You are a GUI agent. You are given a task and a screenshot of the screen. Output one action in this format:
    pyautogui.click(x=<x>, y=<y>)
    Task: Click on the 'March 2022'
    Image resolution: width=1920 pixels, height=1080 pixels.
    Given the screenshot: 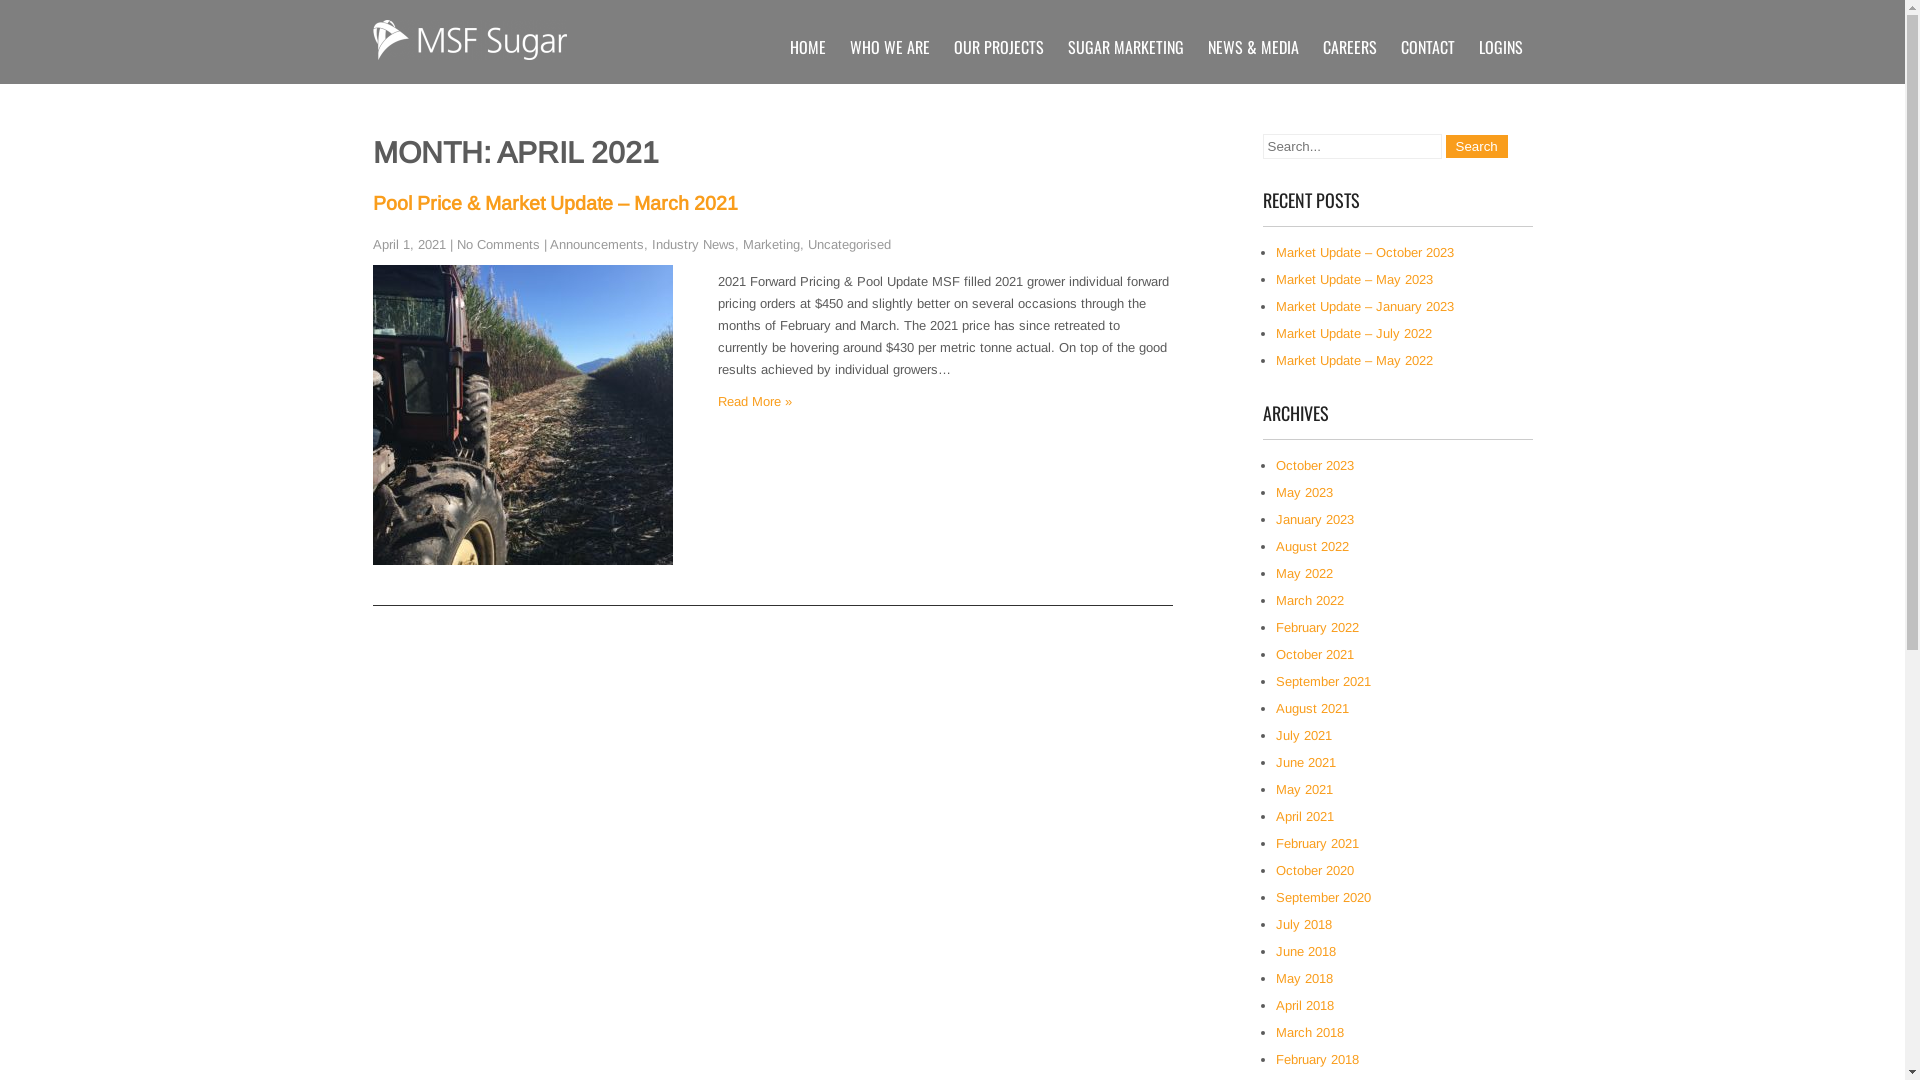 What is the action you would take?
    pyautogui.click(x=1275, y=599)
    